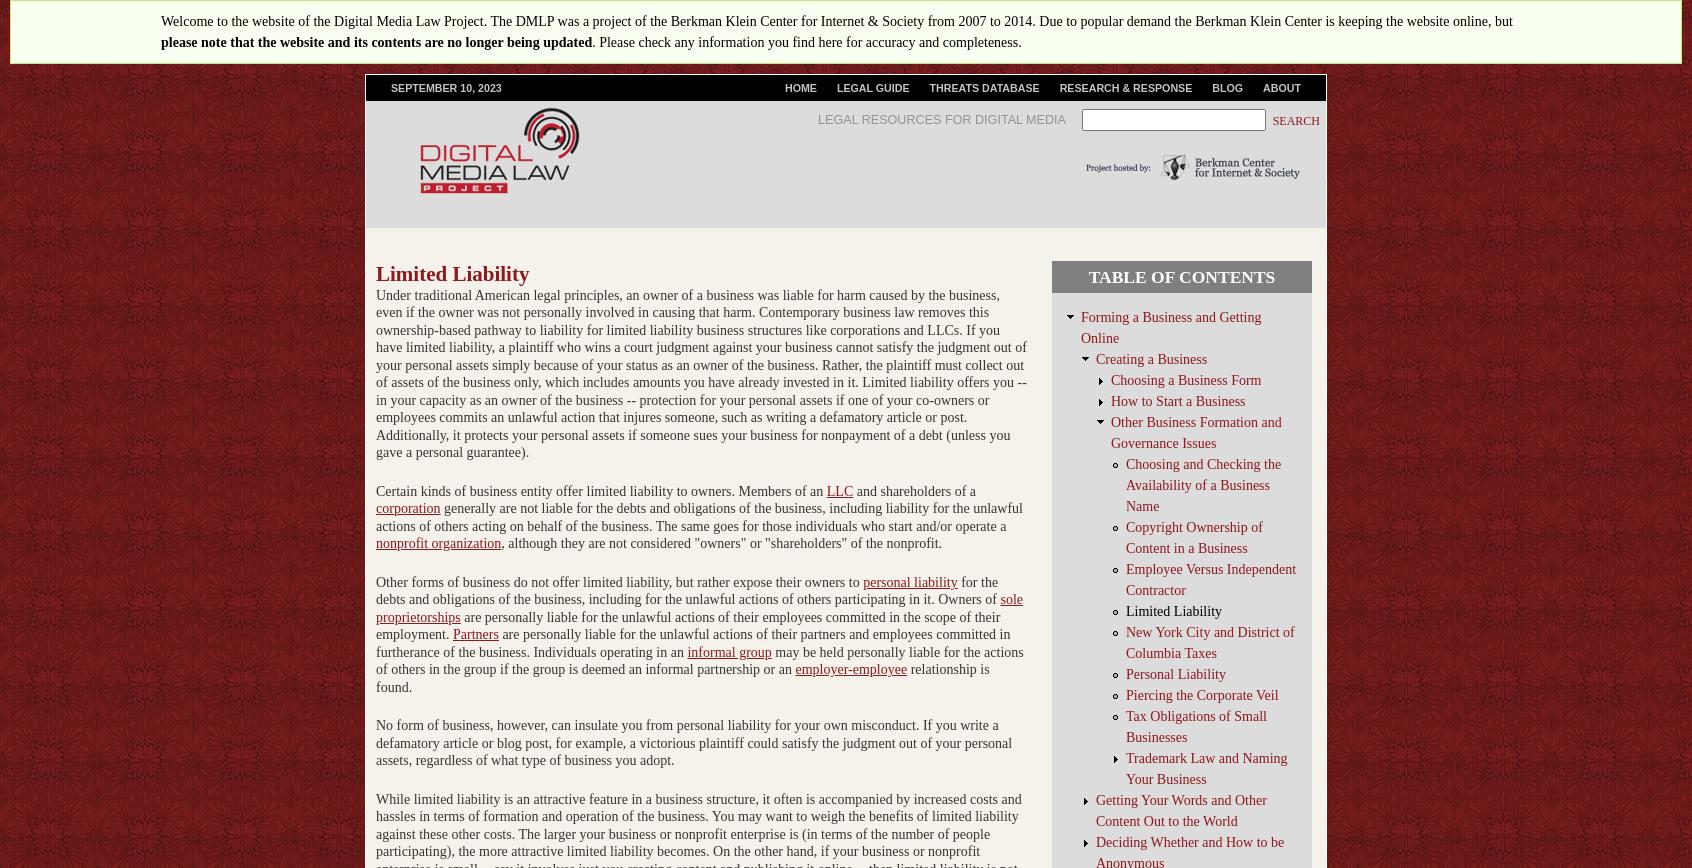 The image size is (1692, 868). Describe the element at coordinates (839, 490) in the screenshot. I see `'LLC'` at that location.